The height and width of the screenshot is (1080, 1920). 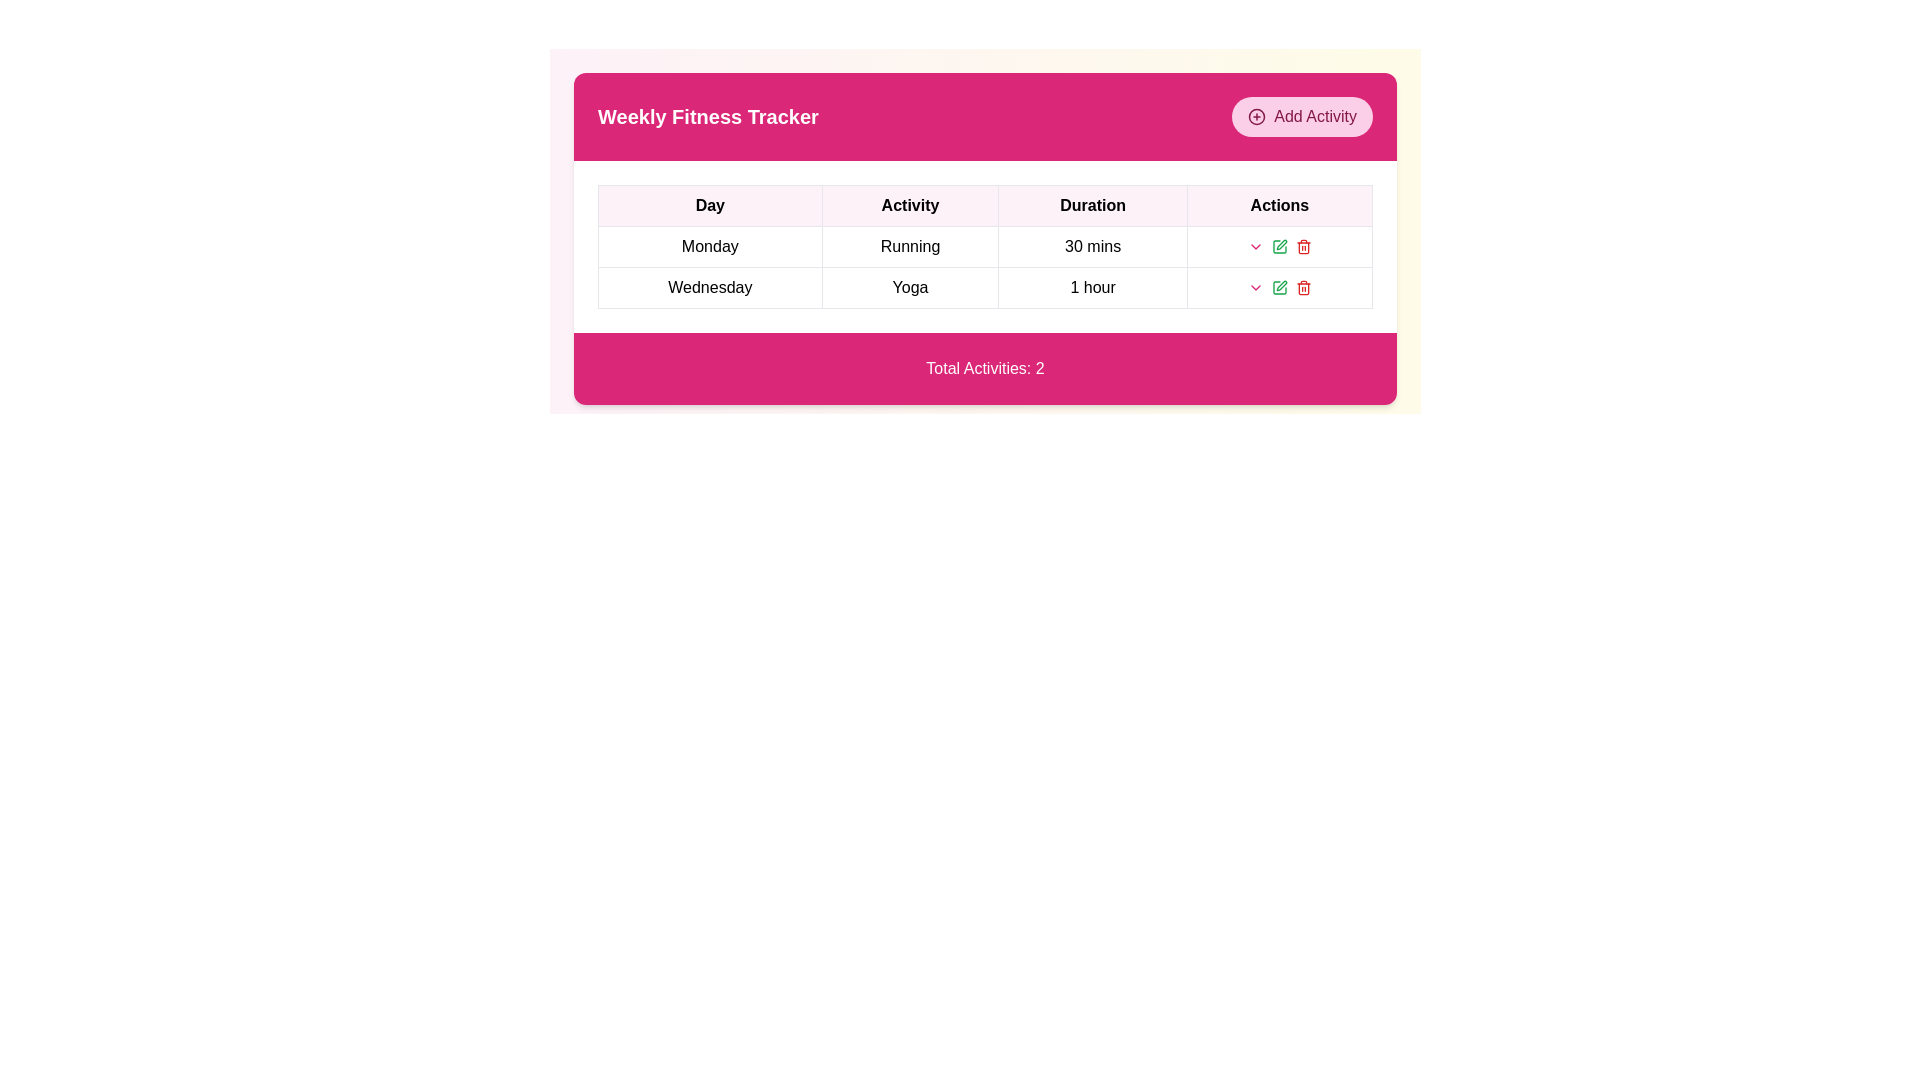 What do you see at coordinates (1278, 245) in the screenshot?
I see `the edit button located in the 'Actions' column of the second row (Yoga) in the table to initiate editing` at bounding box center [1278, 245].